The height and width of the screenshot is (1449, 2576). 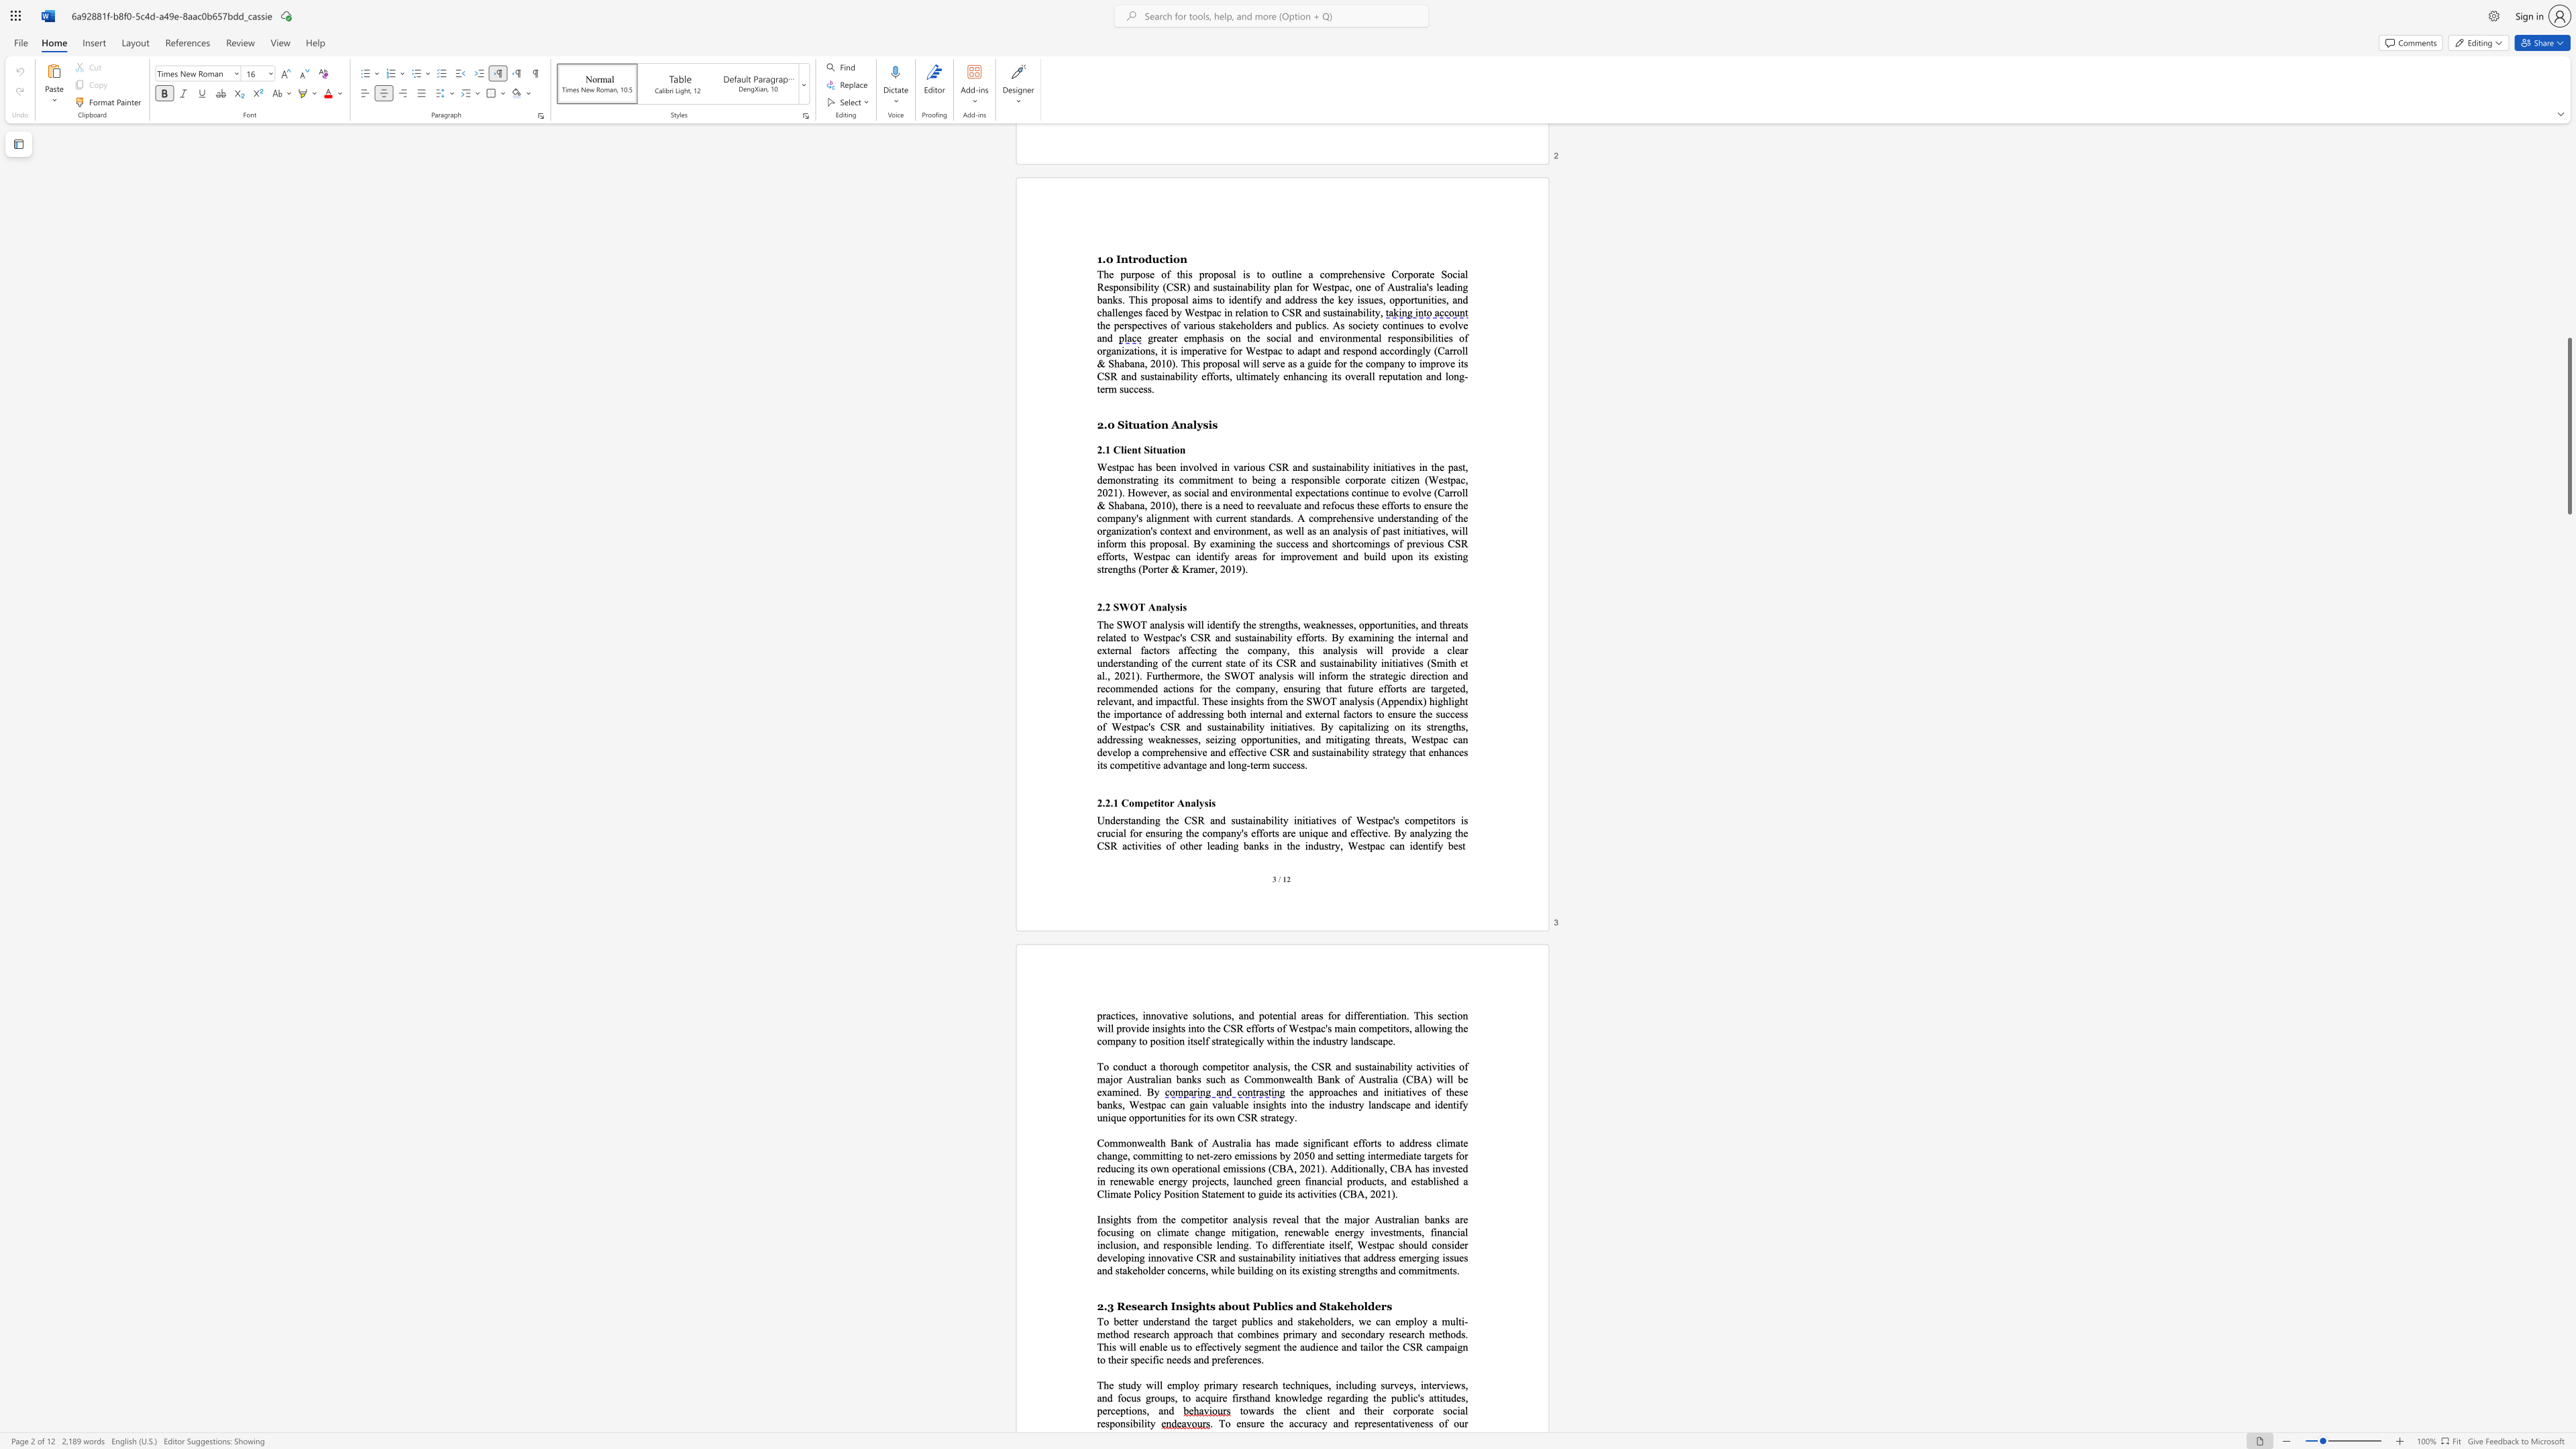 What do you see at coordinates (1231, 1397) in the screenshot?
I see `the subset text "firsthand know" within the text "firsthand knowledge"` at bounding box center [1231, 1397].